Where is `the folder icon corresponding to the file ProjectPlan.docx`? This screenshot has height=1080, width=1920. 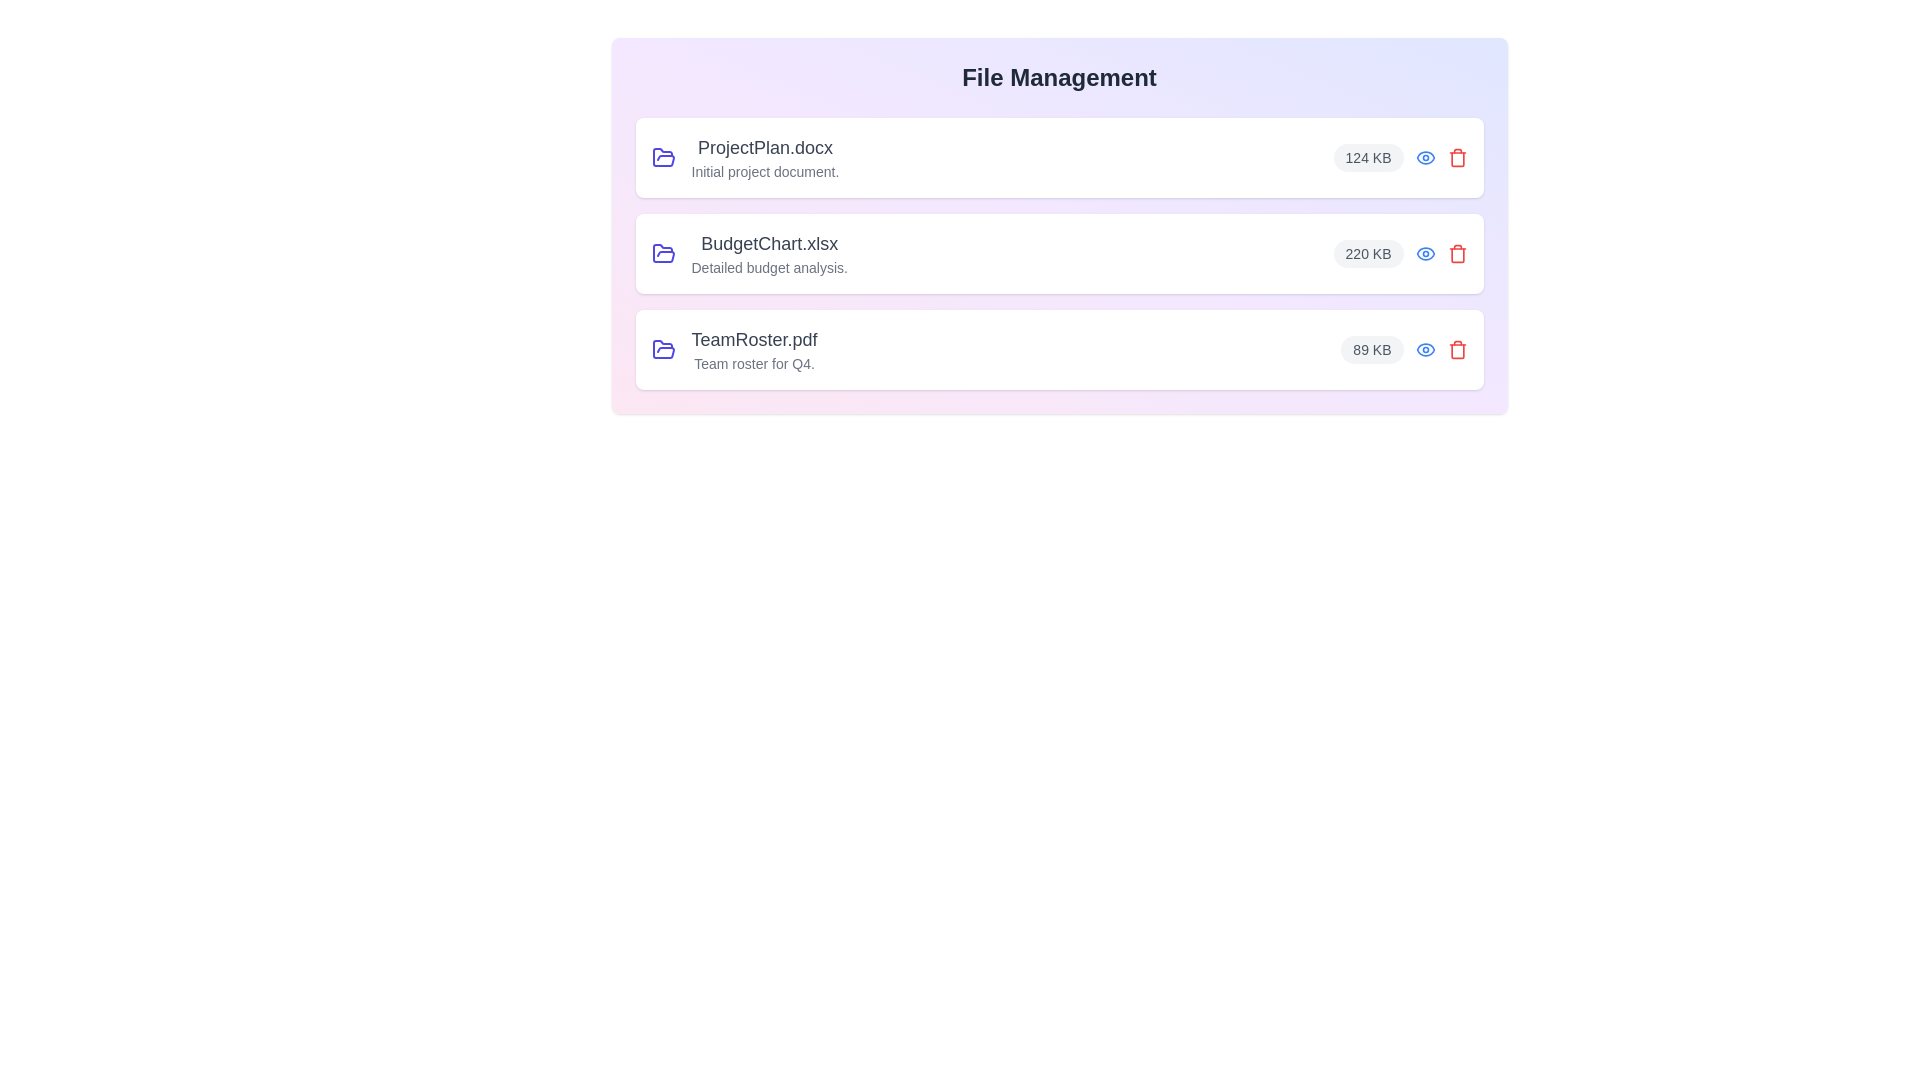 the folder icon corresponding to the file ProjectPlan.docx is located at coordinates (663, 157).